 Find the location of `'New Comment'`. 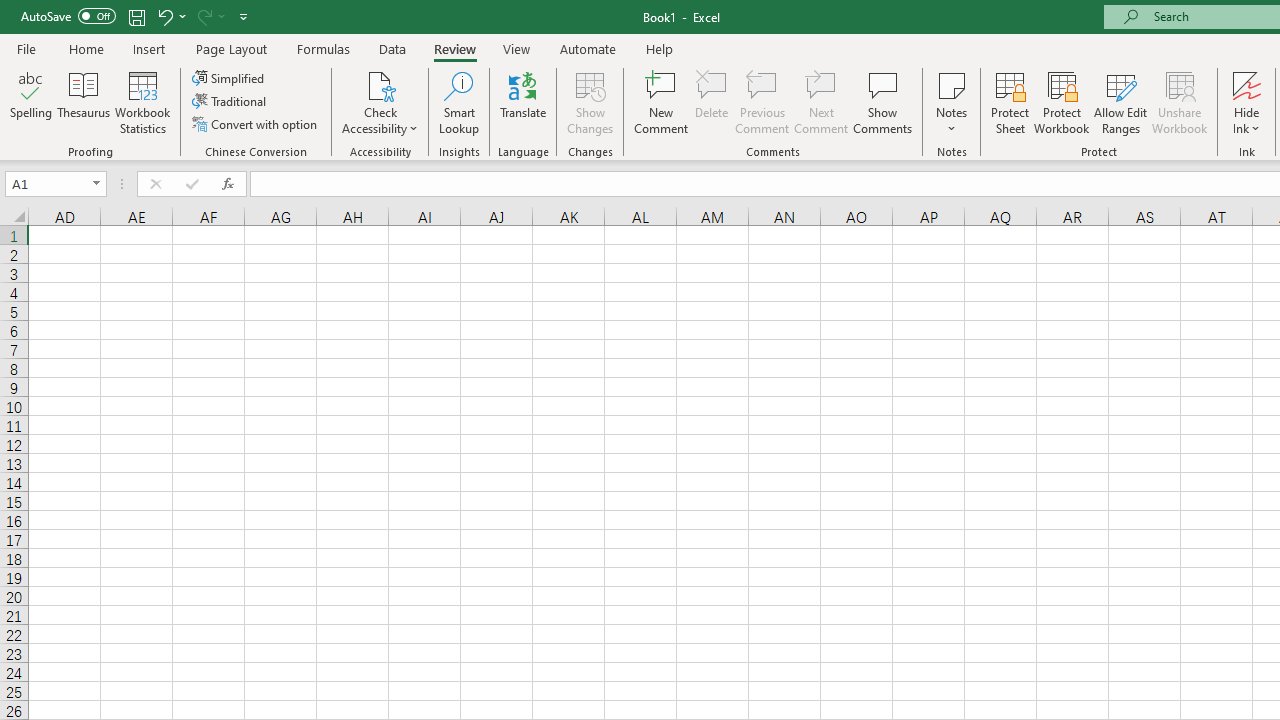

'New Comment' is located at coordinates (661, 103).